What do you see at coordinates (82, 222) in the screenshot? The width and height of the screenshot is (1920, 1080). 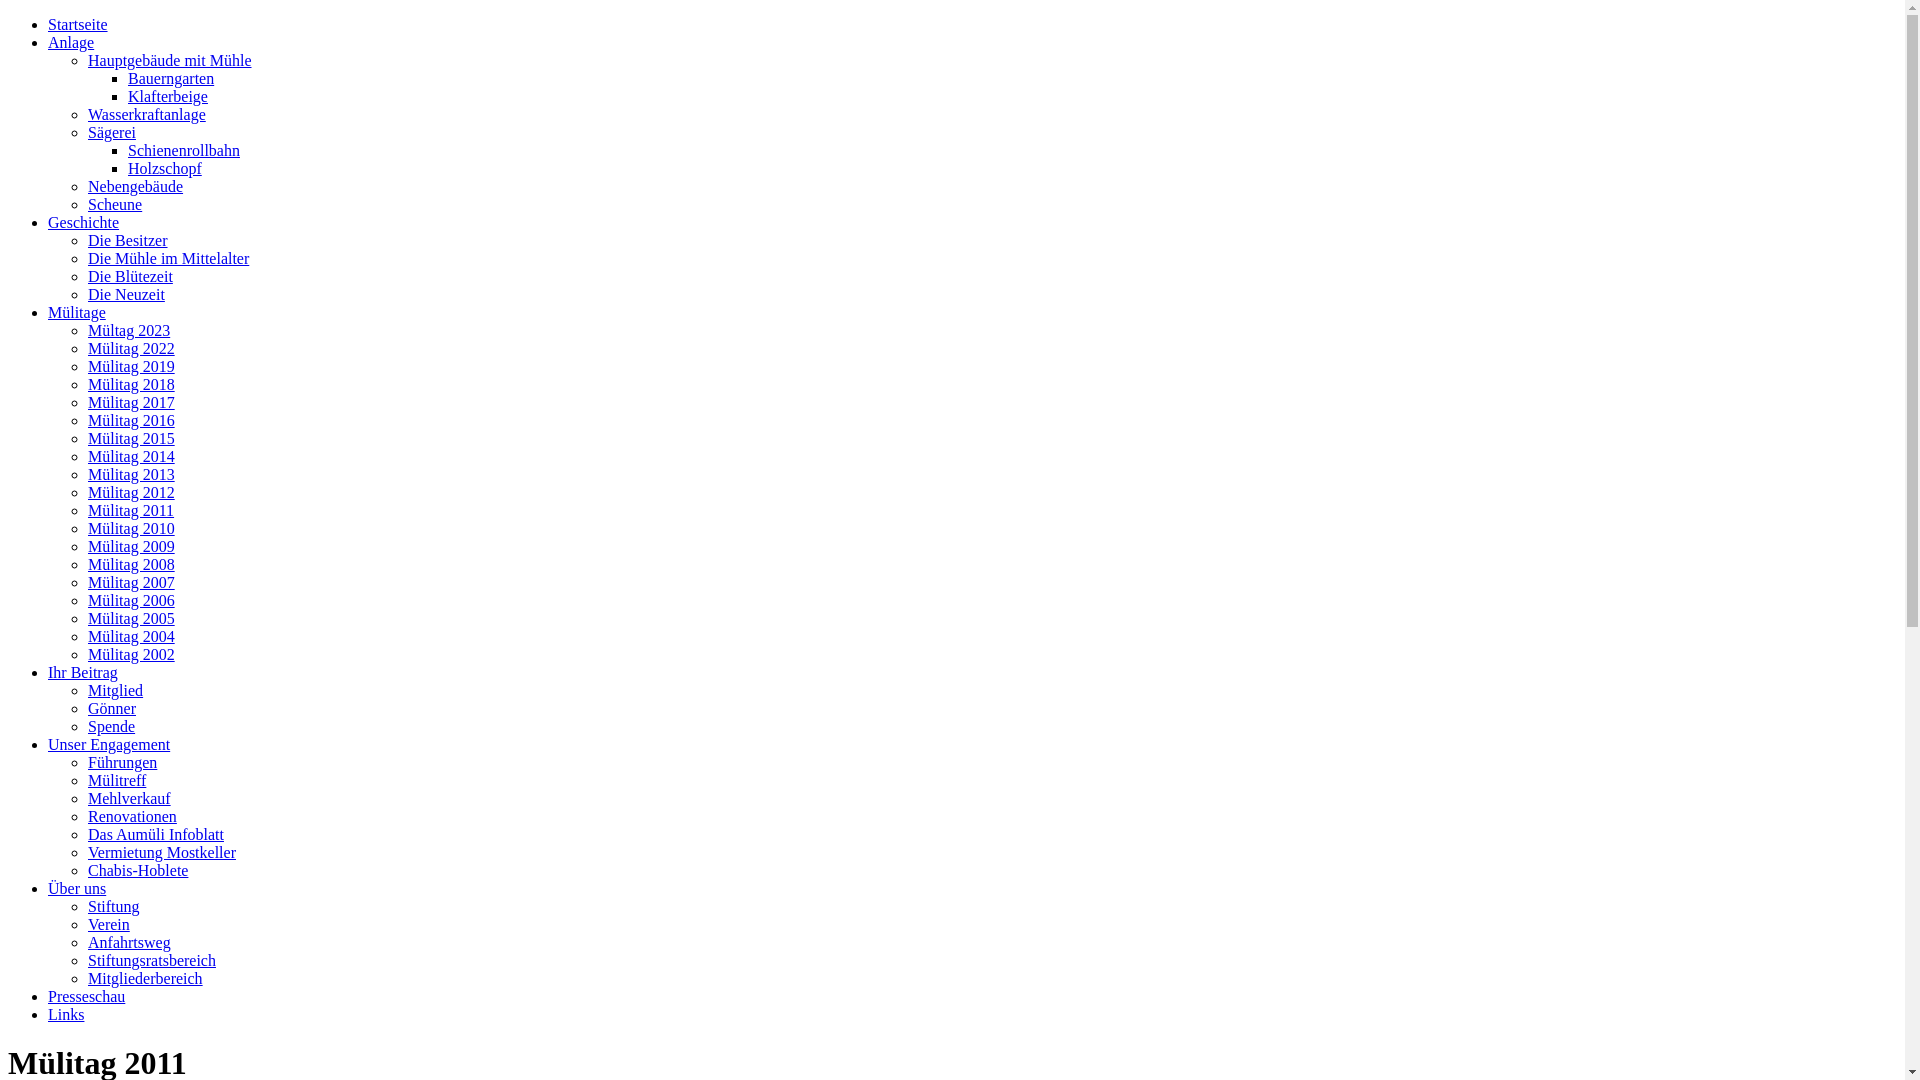 I see `'Geschichte'` at bounding box center [82, 222].